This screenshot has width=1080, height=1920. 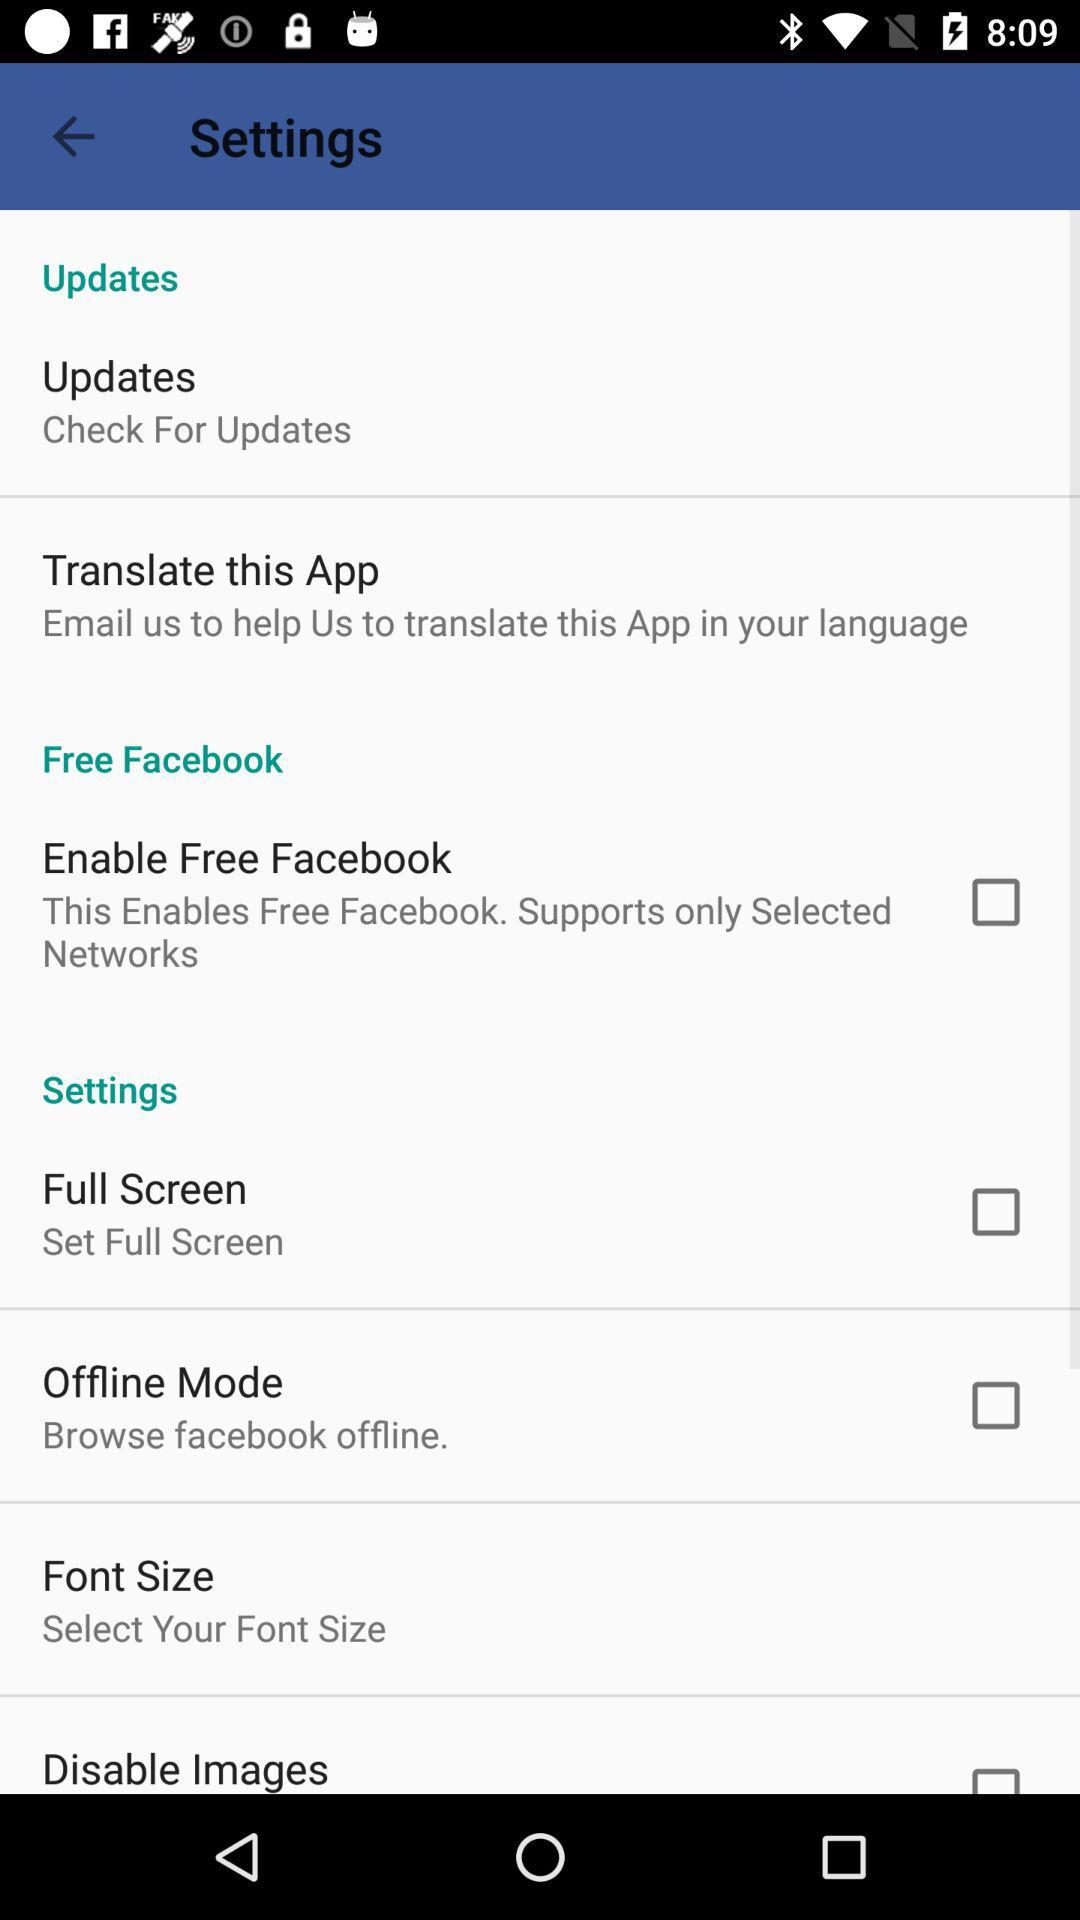 What do you see at coordinates (185, 1766) in the screenshot?
I see `the item below the select your font app` at bounding box center [185, 1766].